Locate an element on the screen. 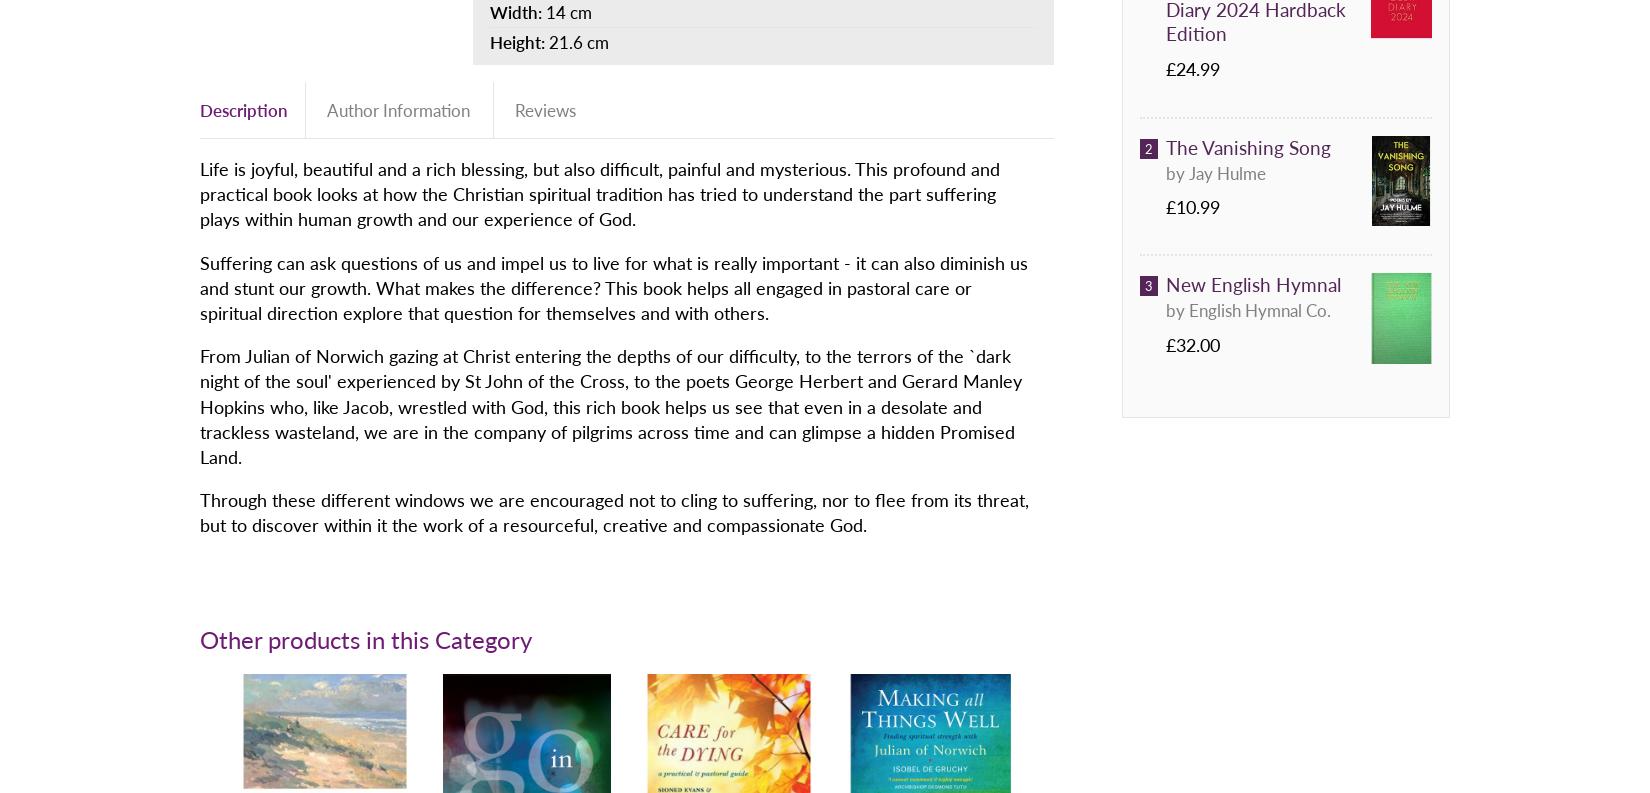 This screenshot has width=1650, height=793. 'From Julian of Norwich gazing at Christ entering the depths of our difficulty, to the terrors of the `dark night of the soul' experienced by St John of the Cross, to the poets George Herbert and Gerard Manley Hopkins who, like Jacob, wrestled with God, this rich book helps us see that even in a desolate and trackless wasteland, we are in the company of pilgrims across time and can glimpse a hidden Promised Land.' is located at coordinates (609, 405).